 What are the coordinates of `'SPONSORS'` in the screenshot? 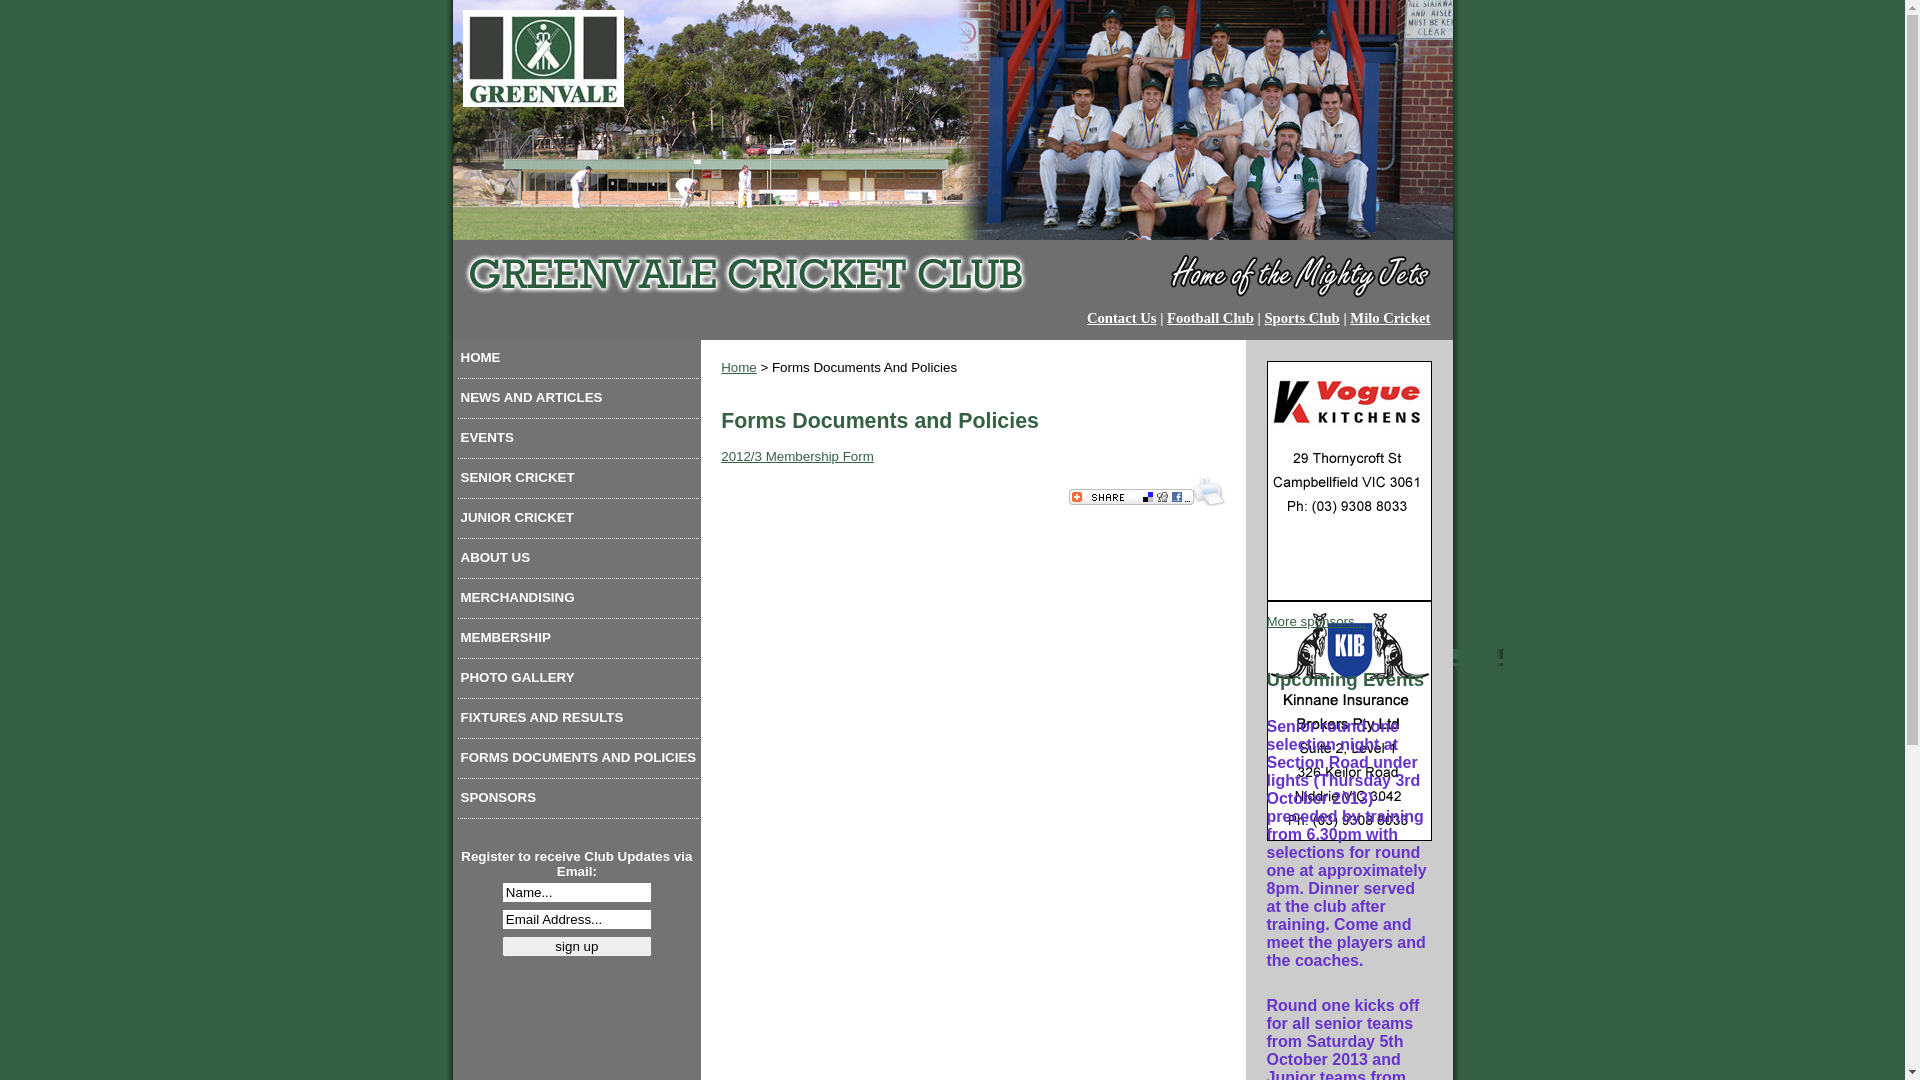 It's located at (578, 801).